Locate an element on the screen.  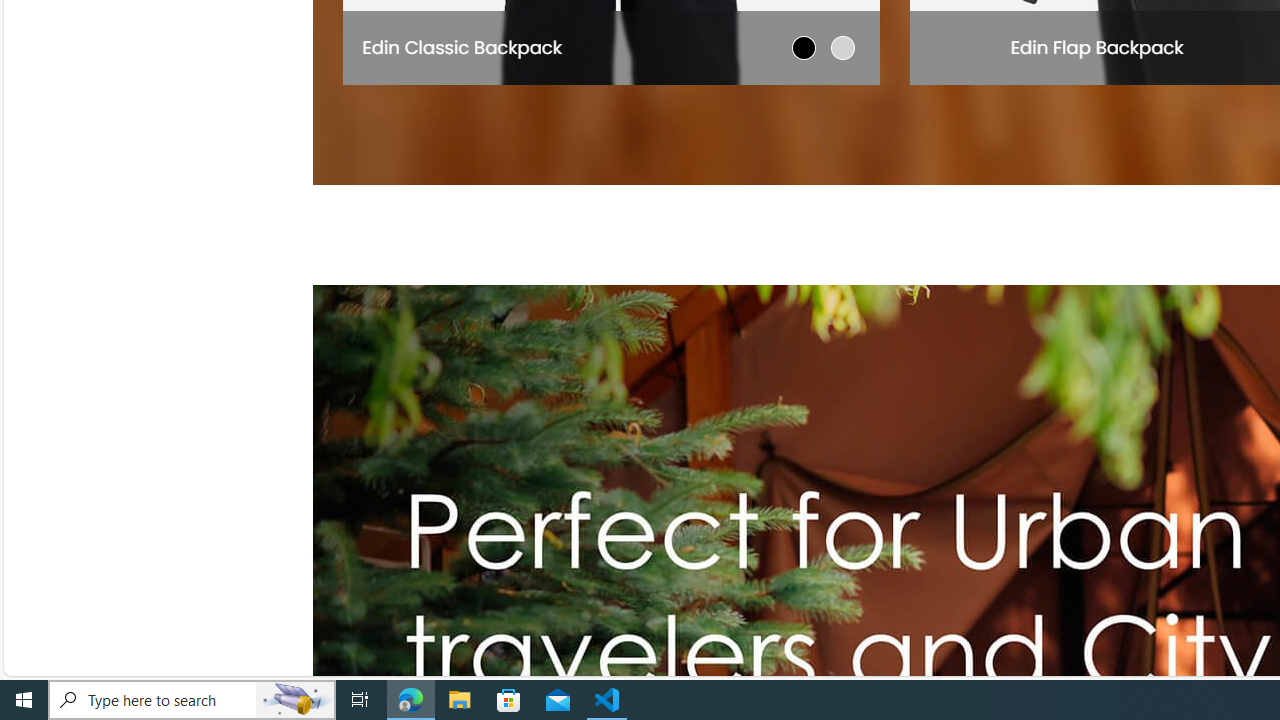
'Microsoft Store' is located at coordinates (509, 698).